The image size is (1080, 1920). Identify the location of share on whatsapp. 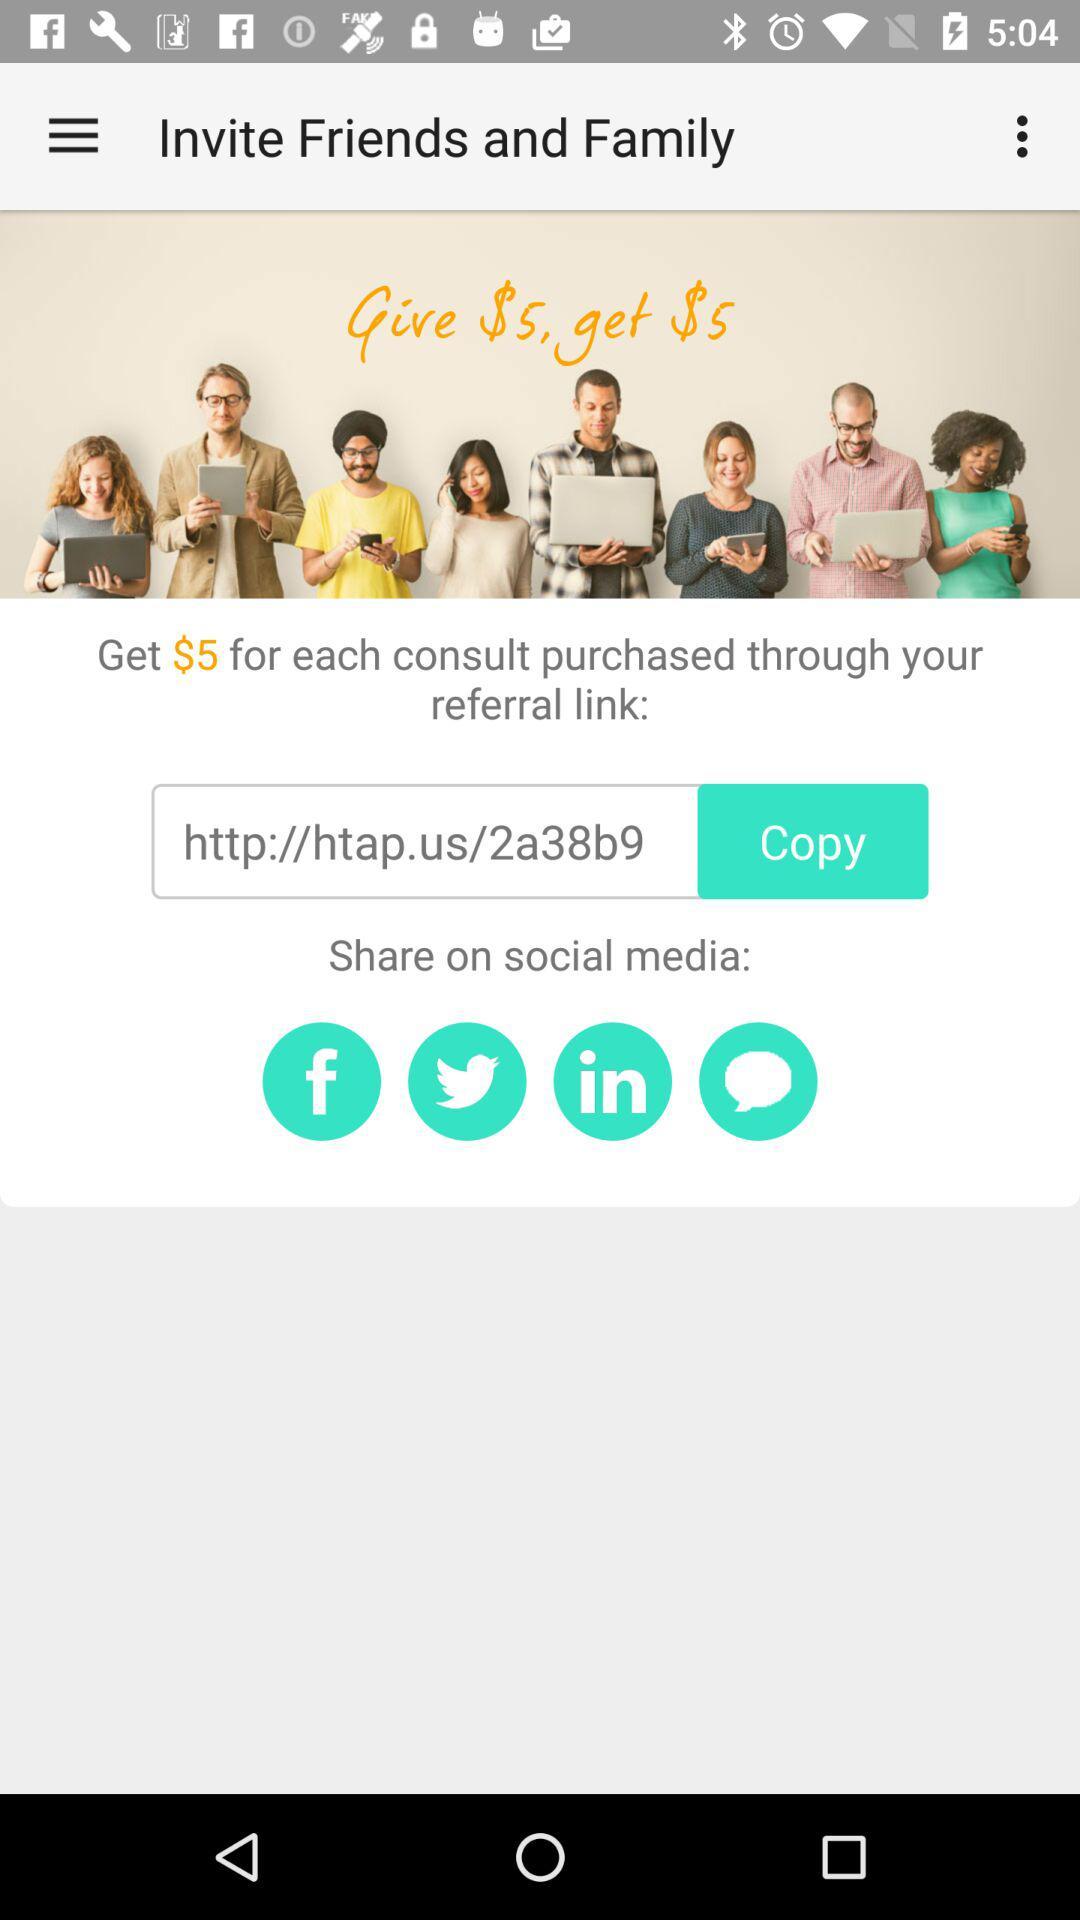
(758, 1080).